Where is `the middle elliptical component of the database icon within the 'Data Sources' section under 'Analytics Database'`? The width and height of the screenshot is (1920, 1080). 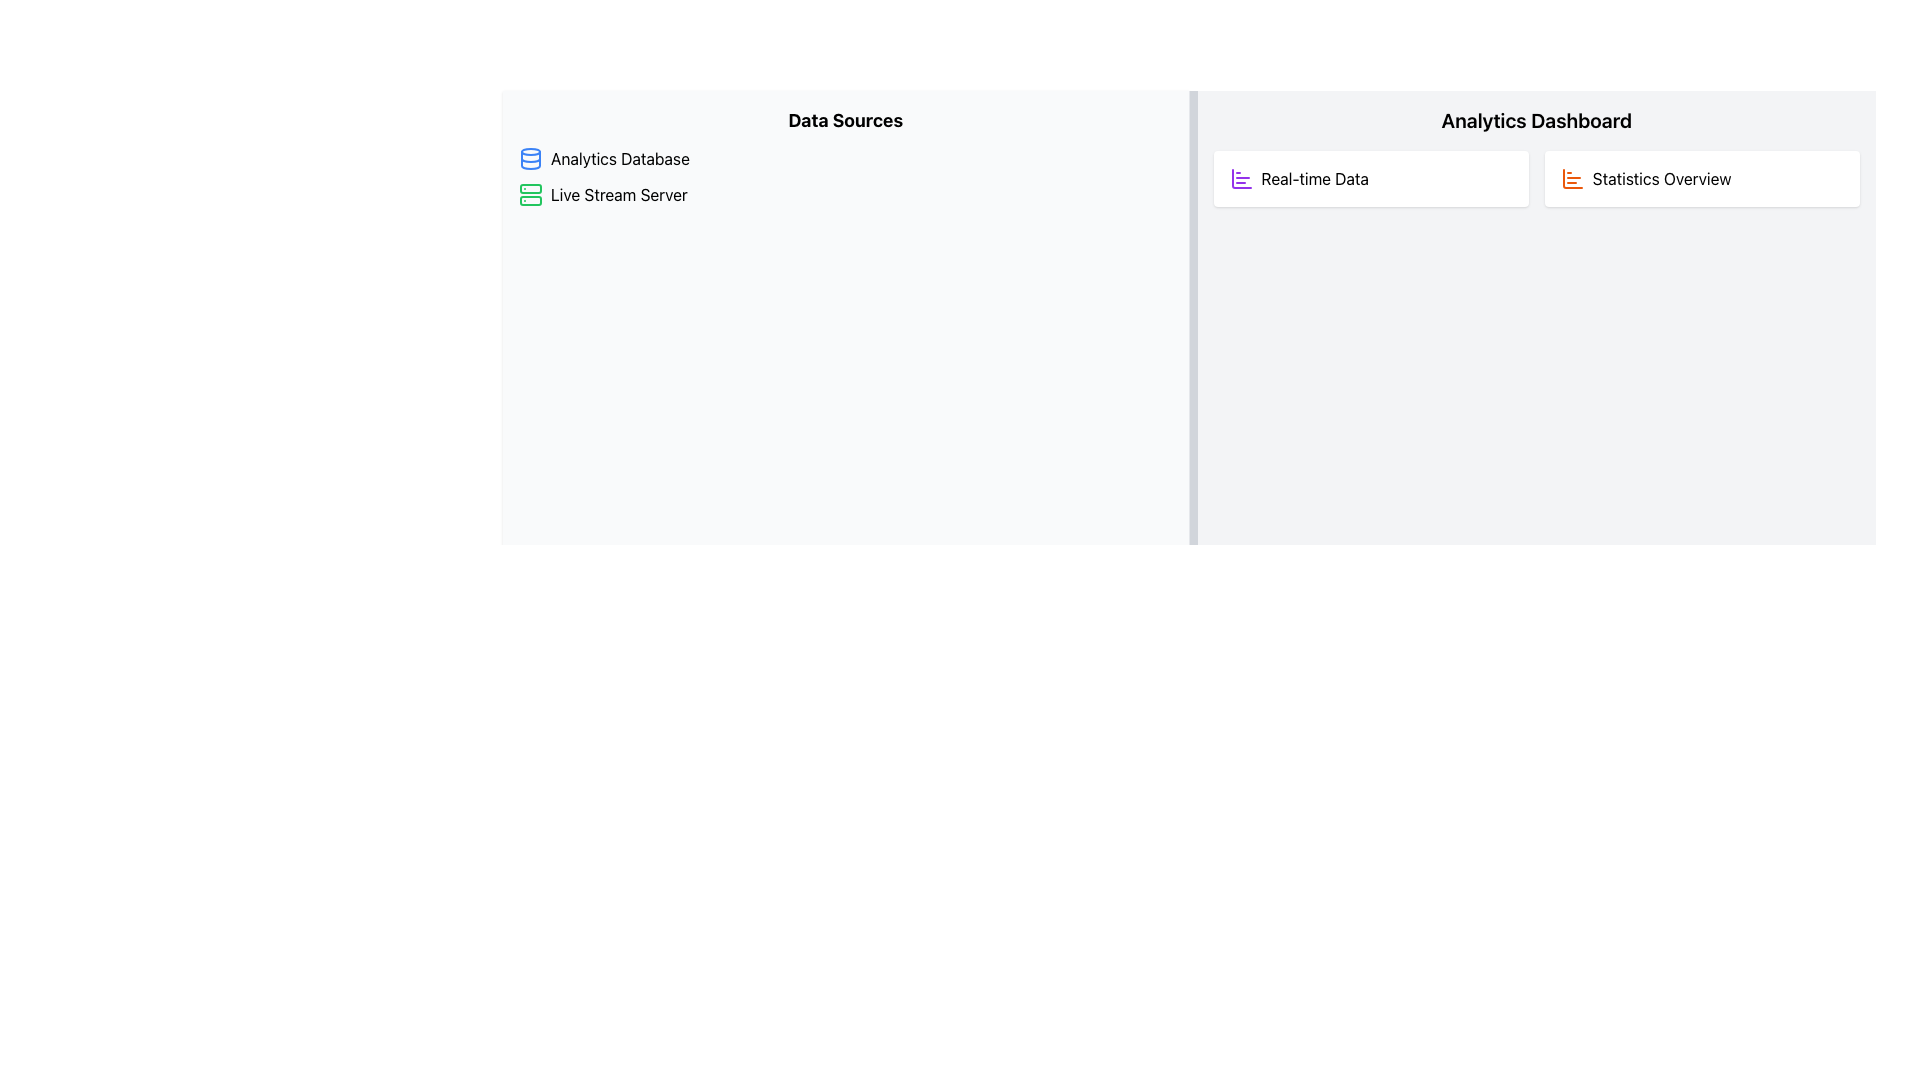
the middle elliptical component of the database icon within the 'Data Sources' section under 'Analytics Database' is located at coordinates (531, 158).